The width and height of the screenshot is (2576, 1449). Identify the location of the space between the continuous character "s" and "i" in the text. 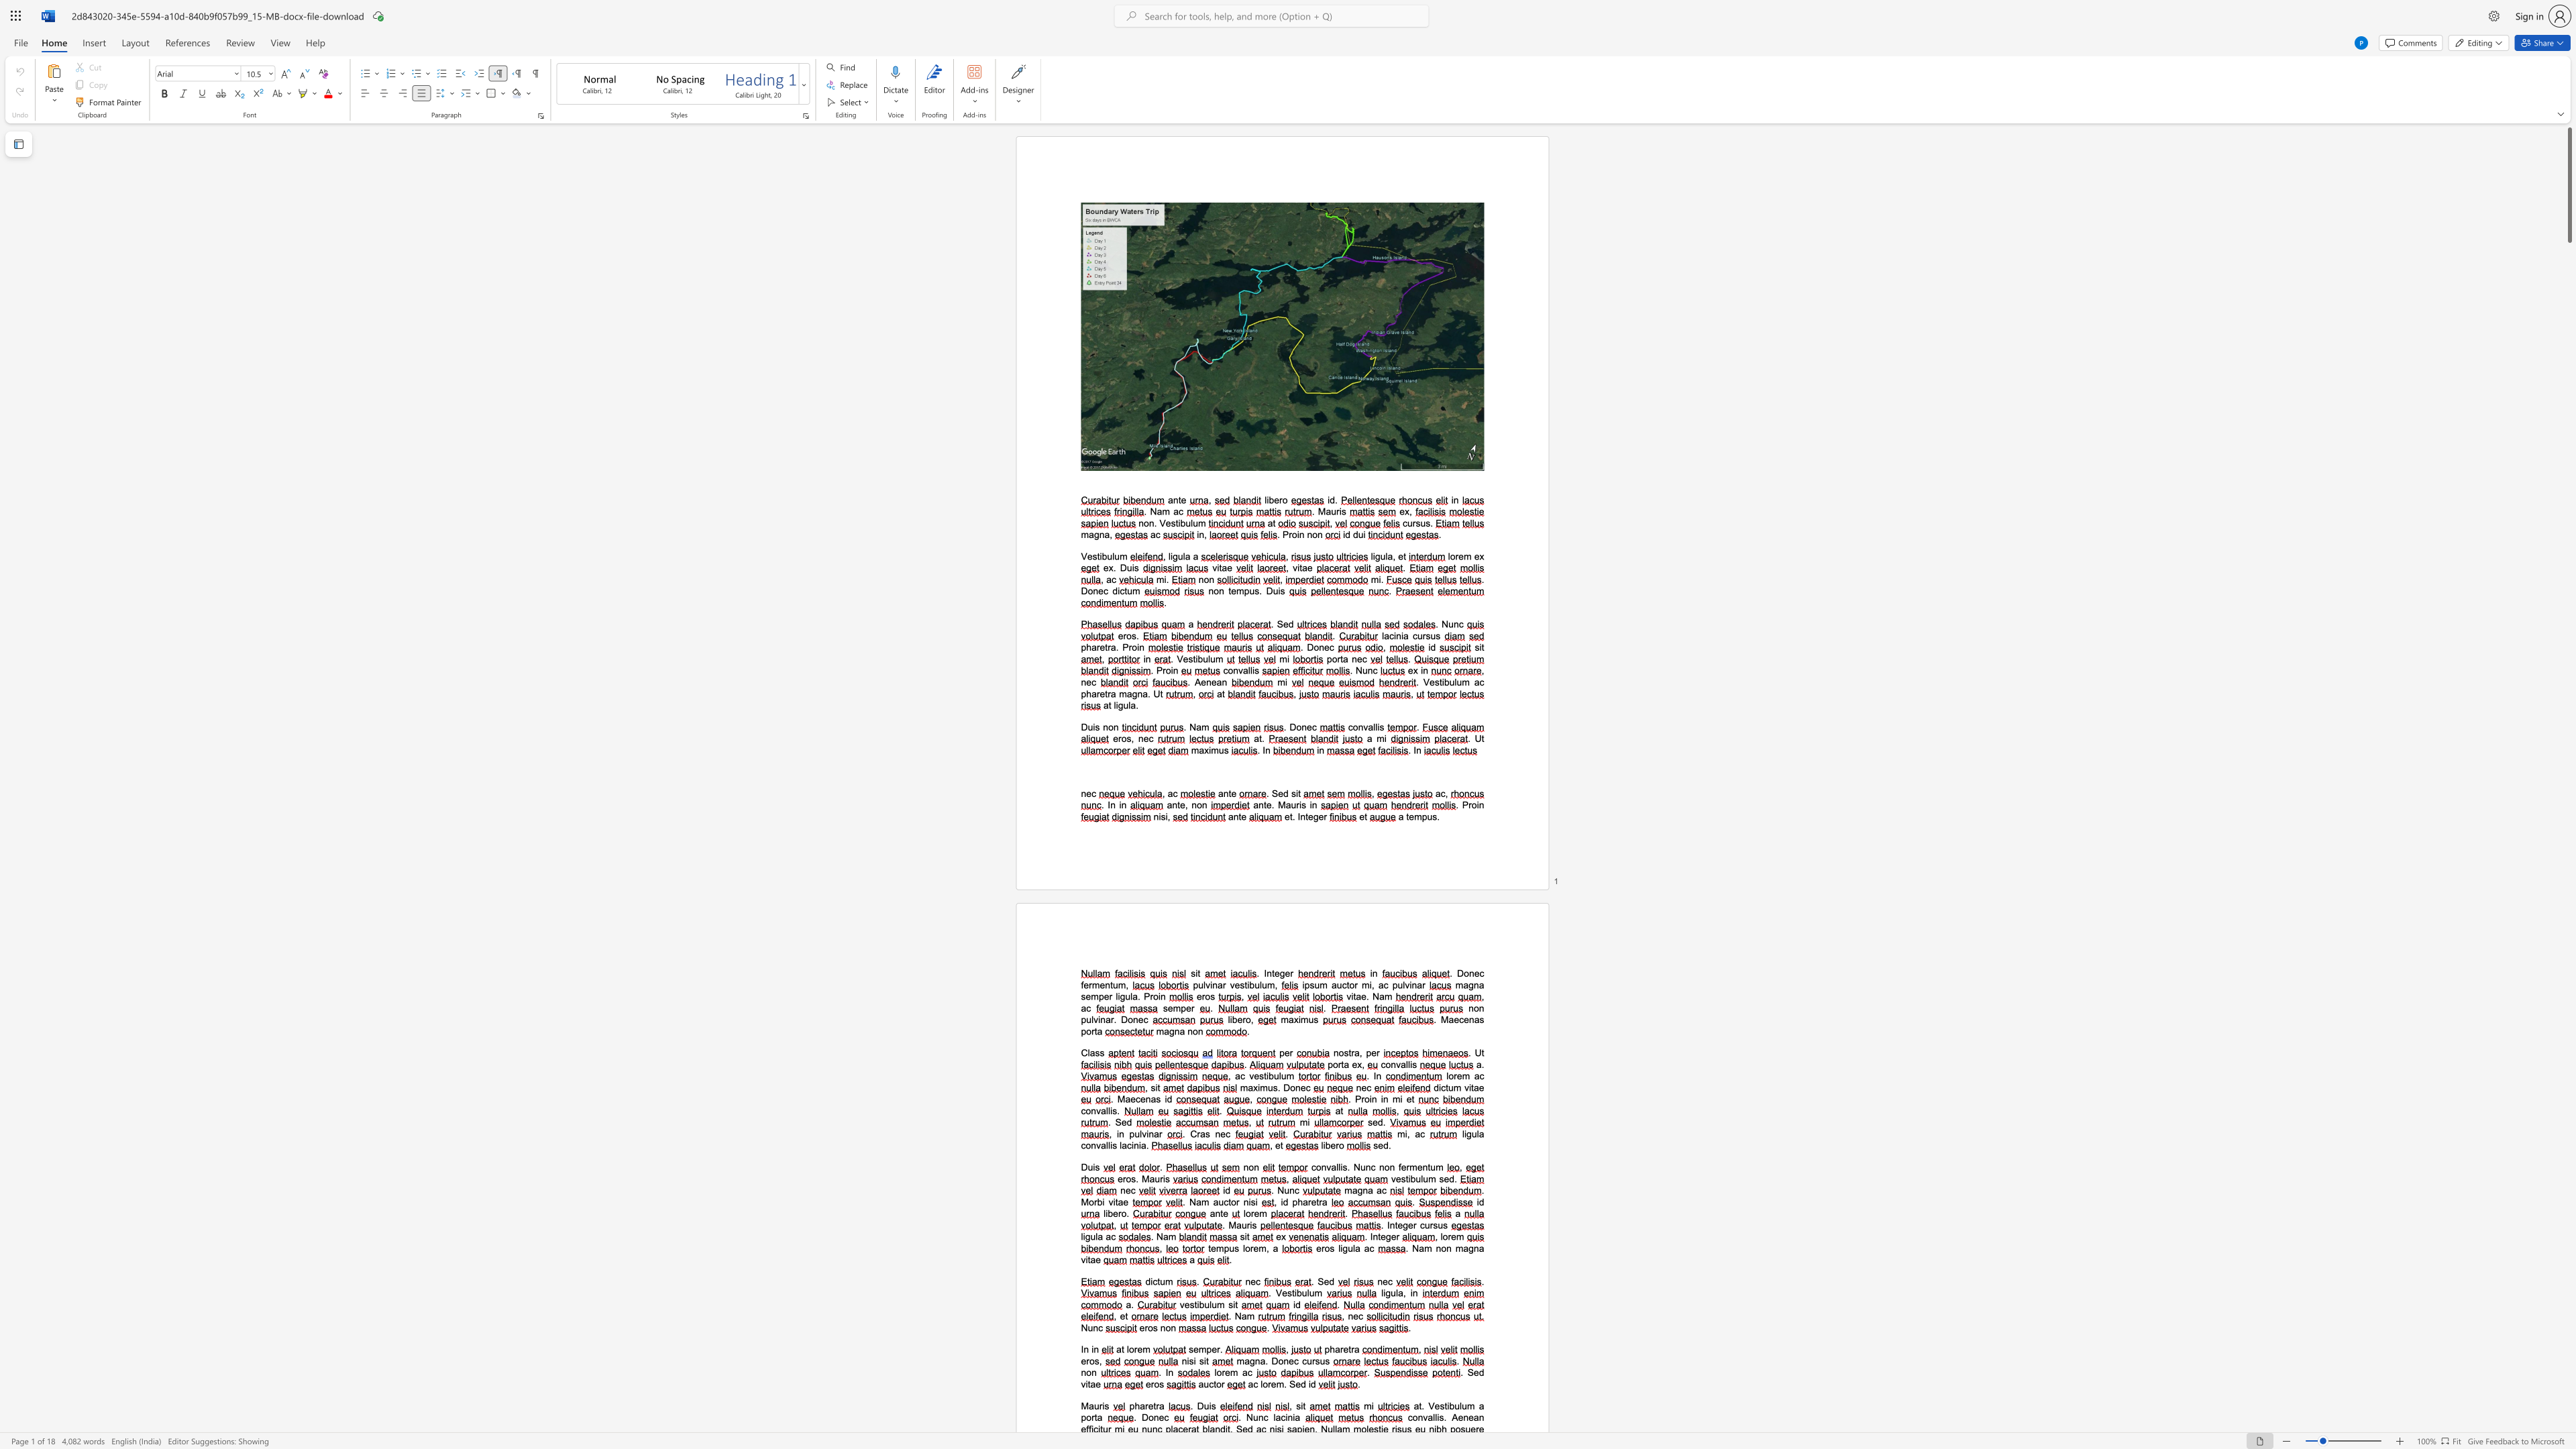
(1232, 1305).